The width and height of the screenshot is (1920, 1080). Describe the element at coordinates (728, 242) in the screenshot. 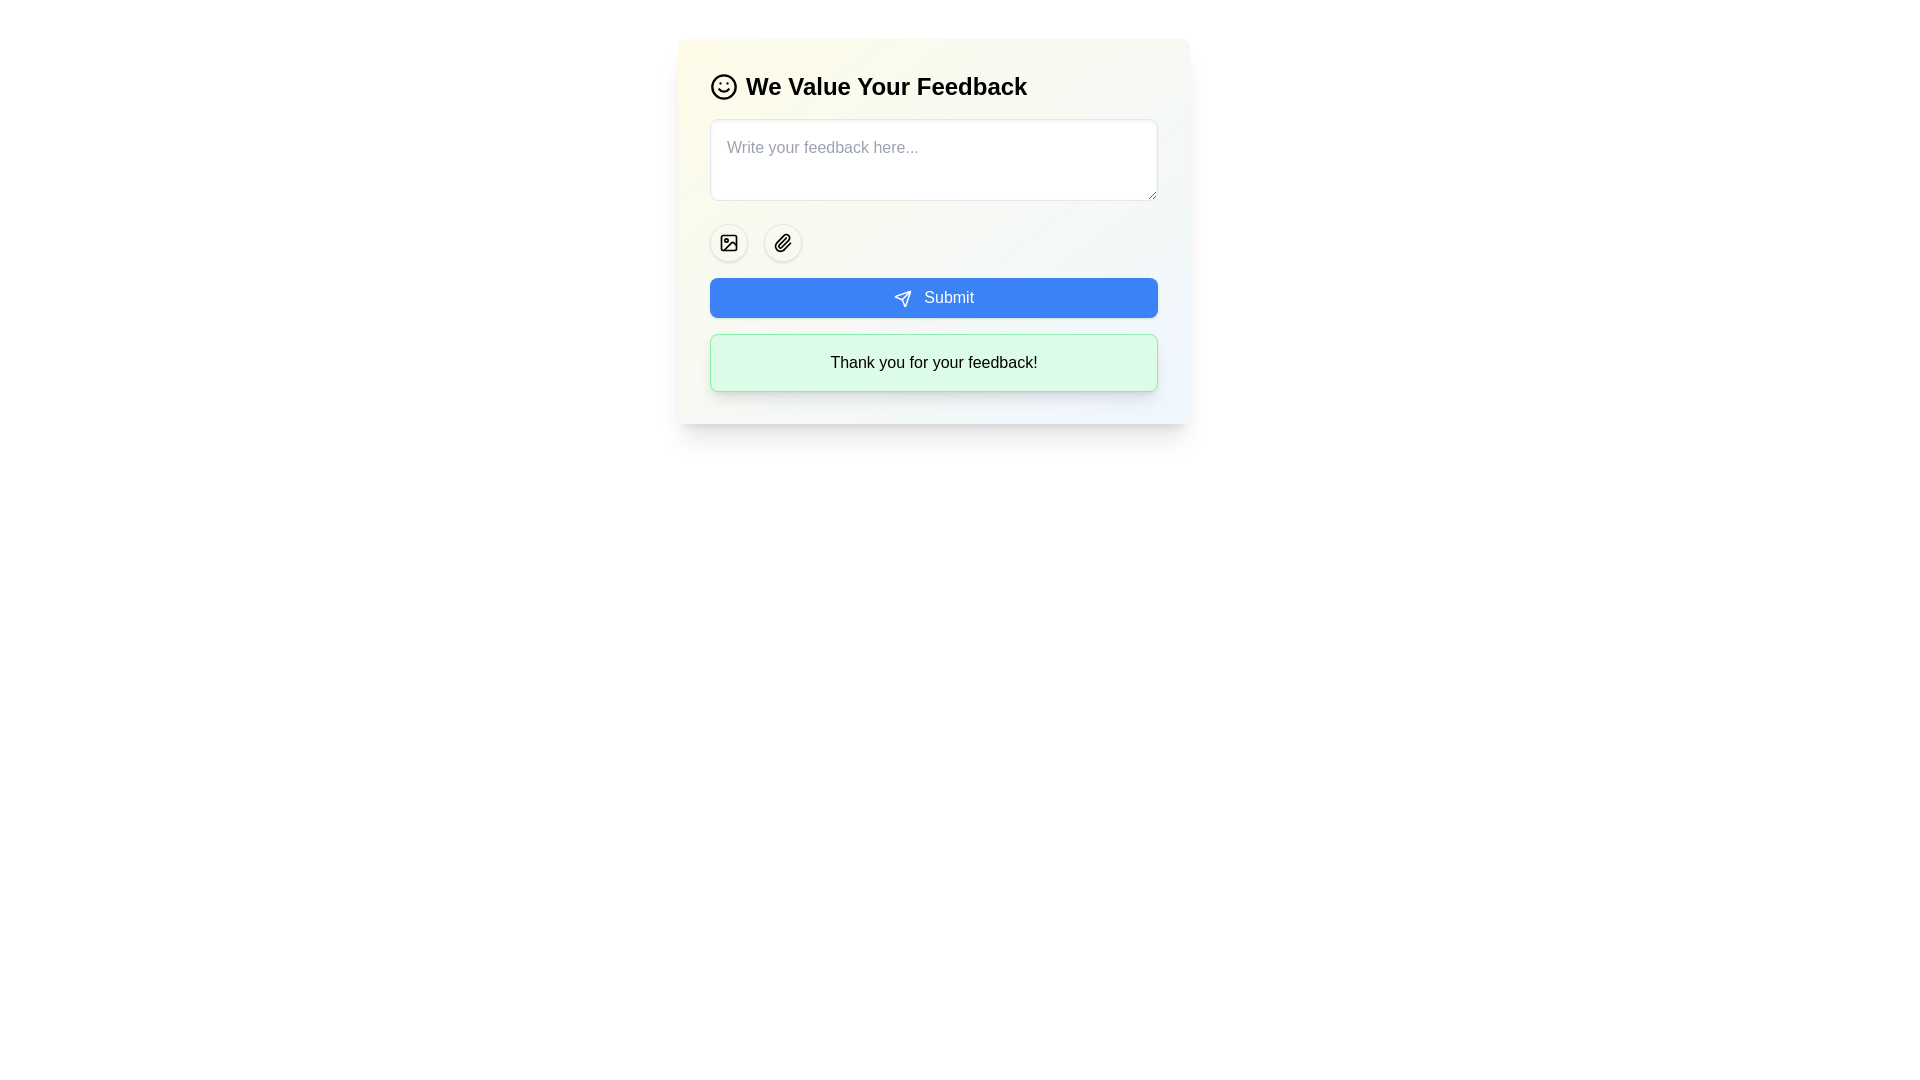

I see `the second SVG Rectangle element that is part of an icon structure, located to the left of the text input field in the feedback form interface` at that location.